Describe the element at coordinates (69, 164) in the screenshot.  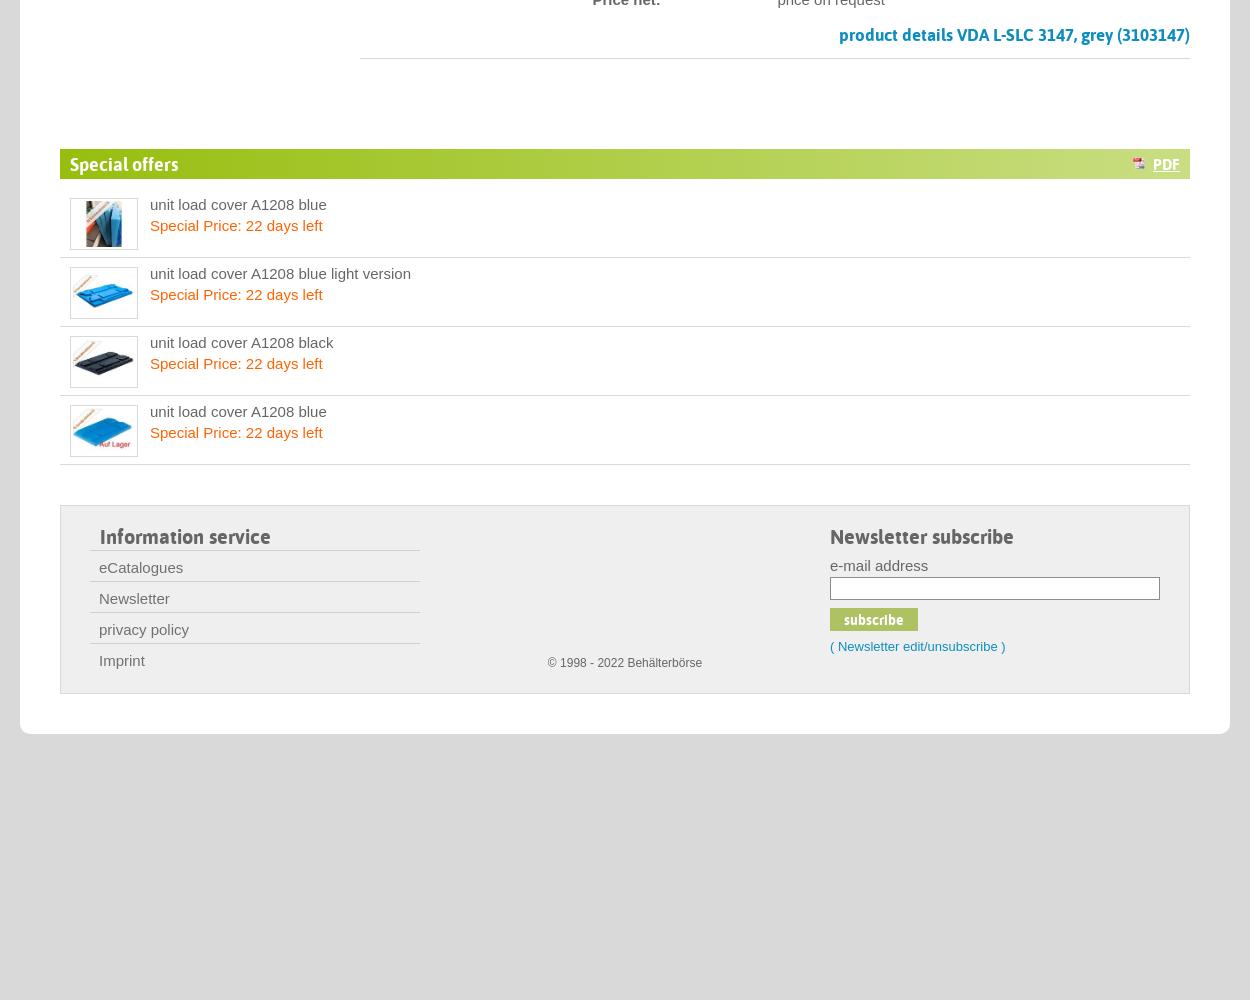
I see `'Special offers'` at that location.